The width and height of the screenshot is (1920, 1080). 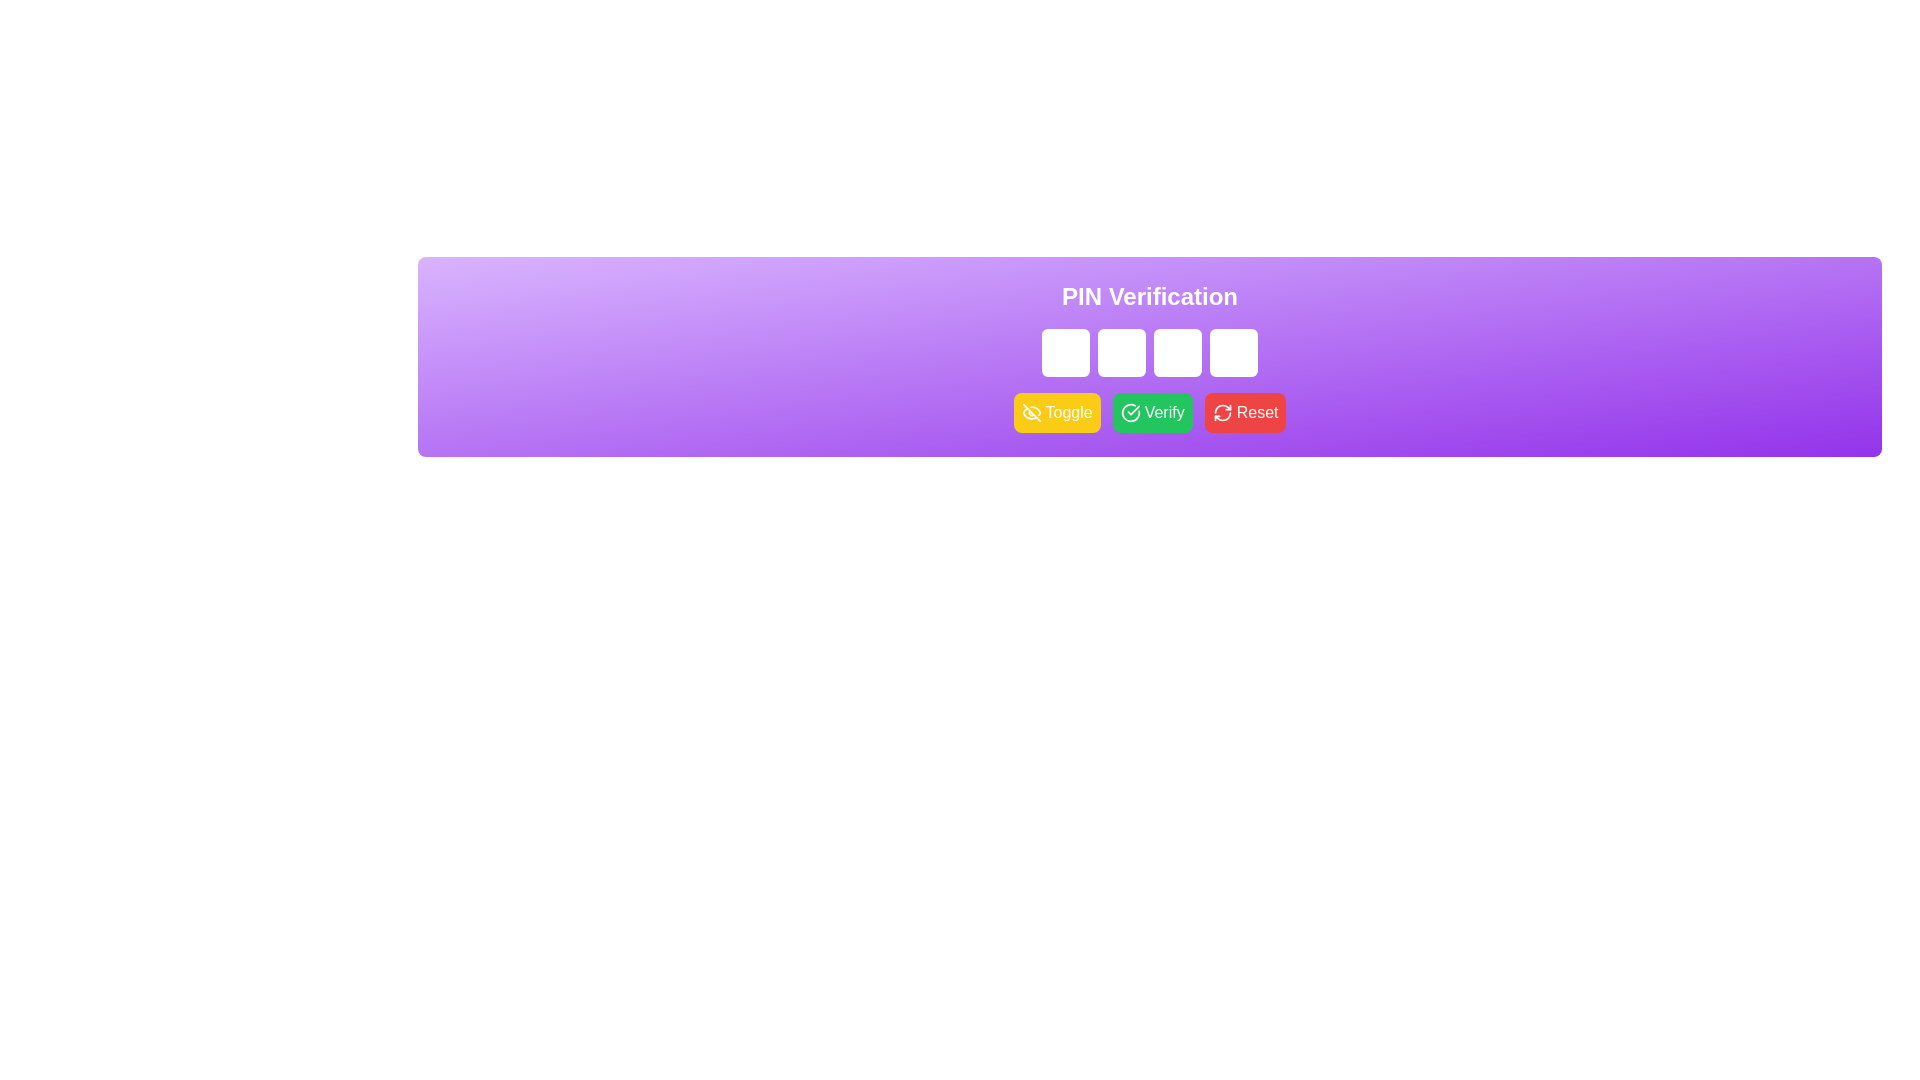 I want to click on the 'Reset' button, which is a rounded rectangular button with a red background and white text, located below the 'PIN Verification' label and to the right of the 'Verify' button, so click(x=1244, y=411).